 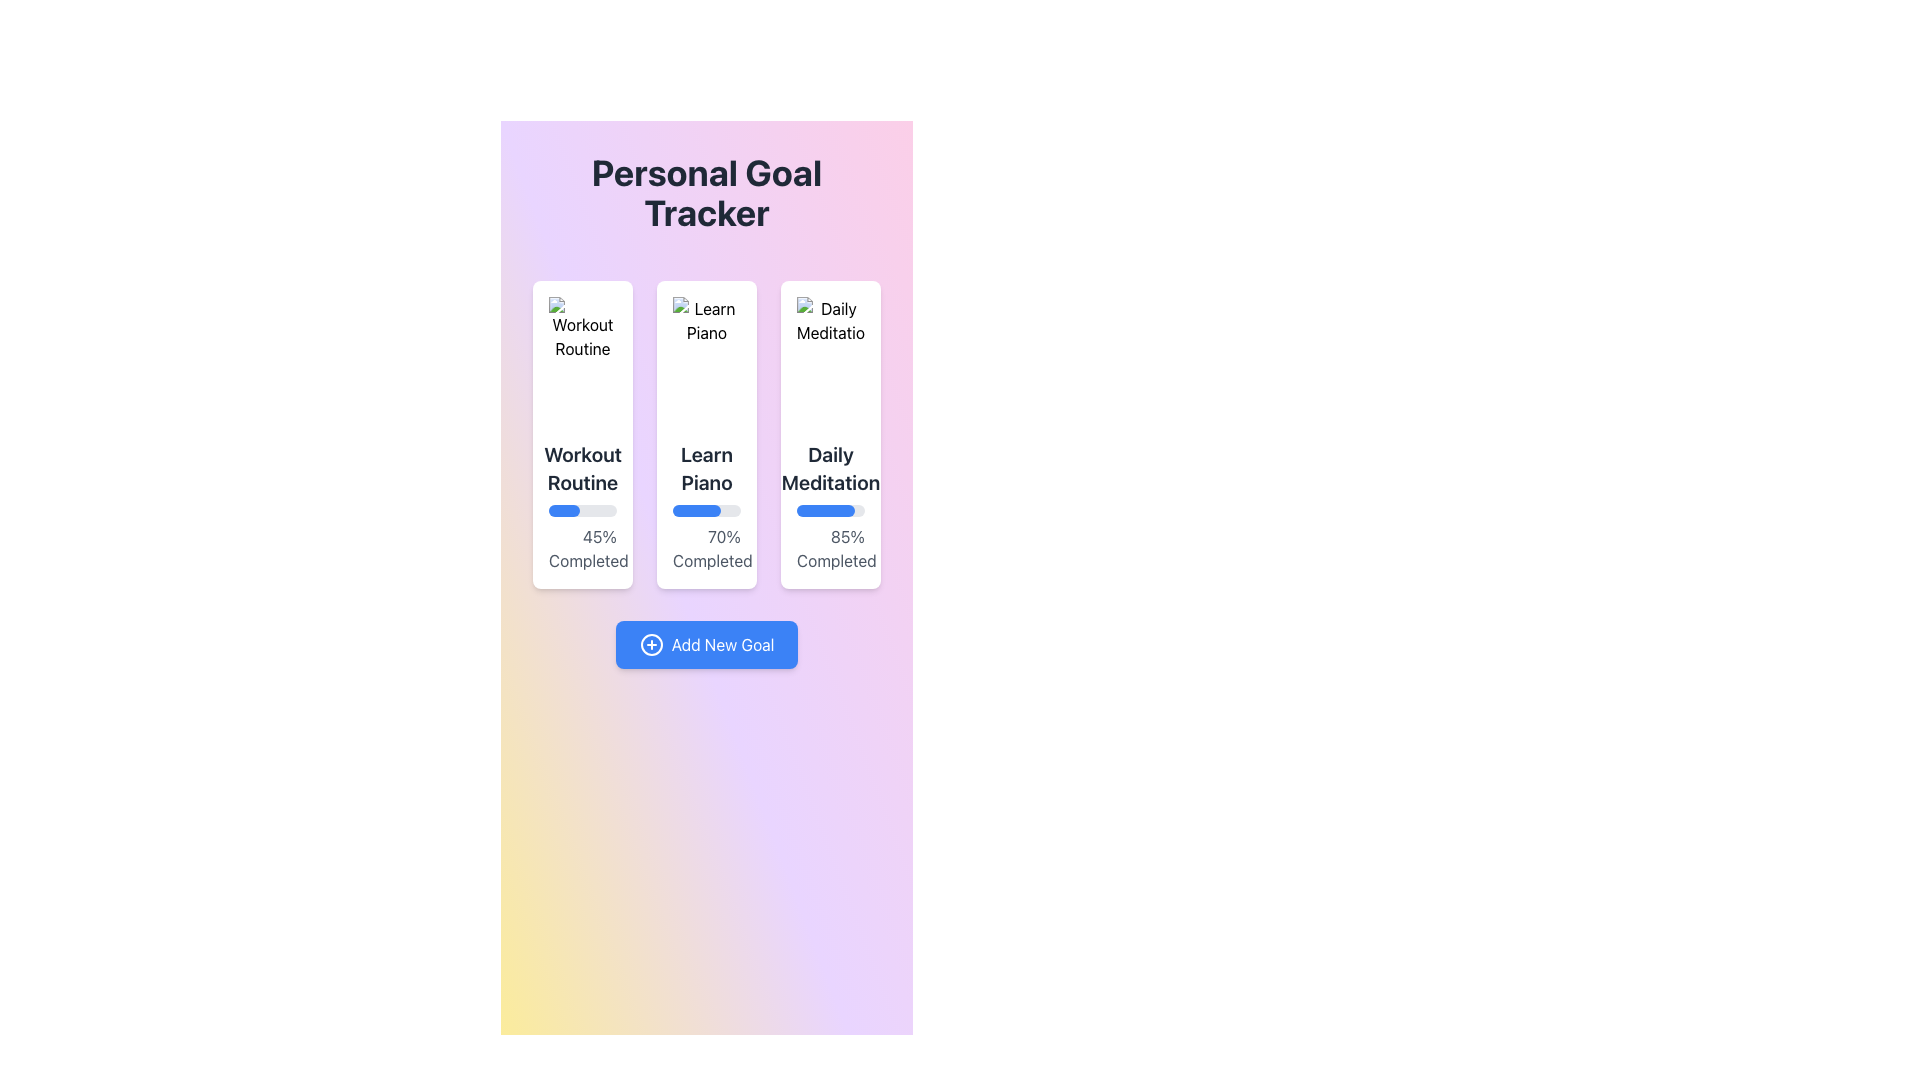 I want to click on the progress bar element indicating 70% completion within the 'Learn Piano' card layout, so click(x=706, y=509).